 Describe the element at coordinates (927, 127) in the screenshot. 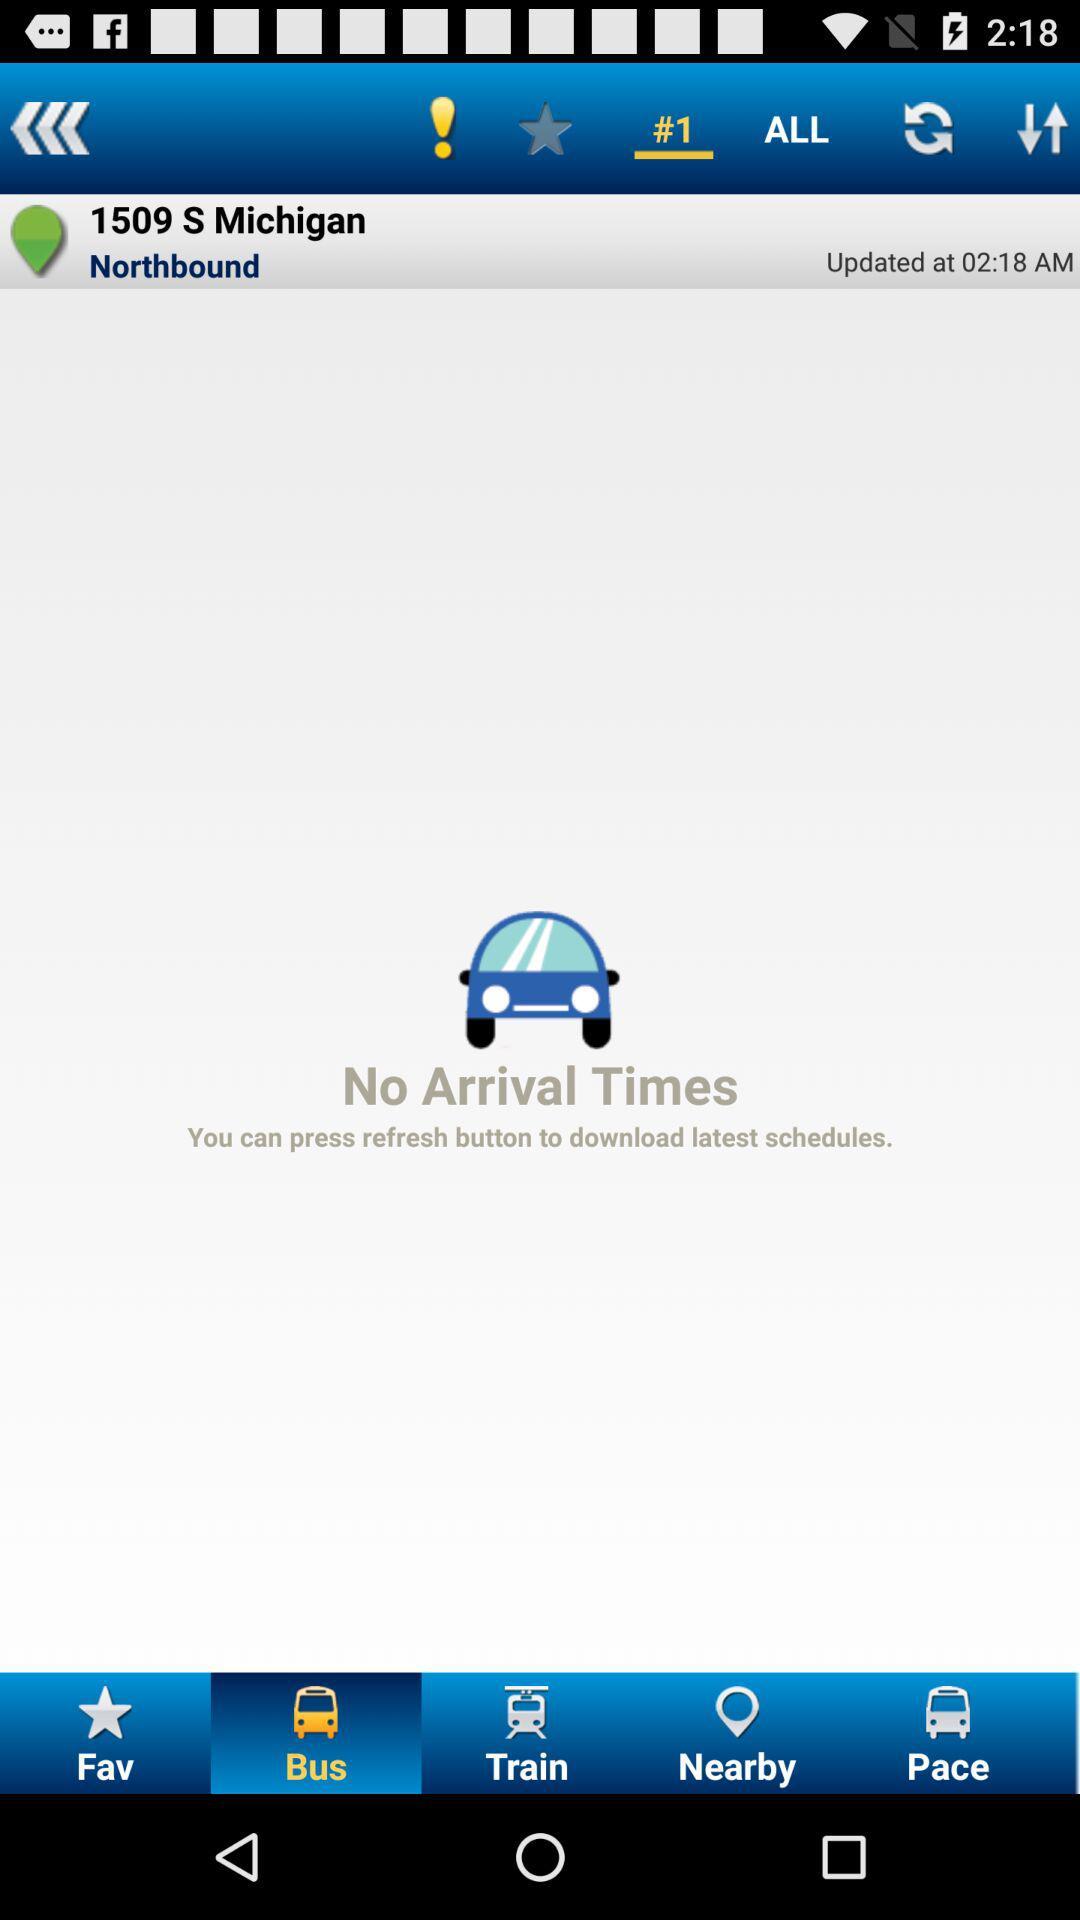

I see `refresh page` at that location.